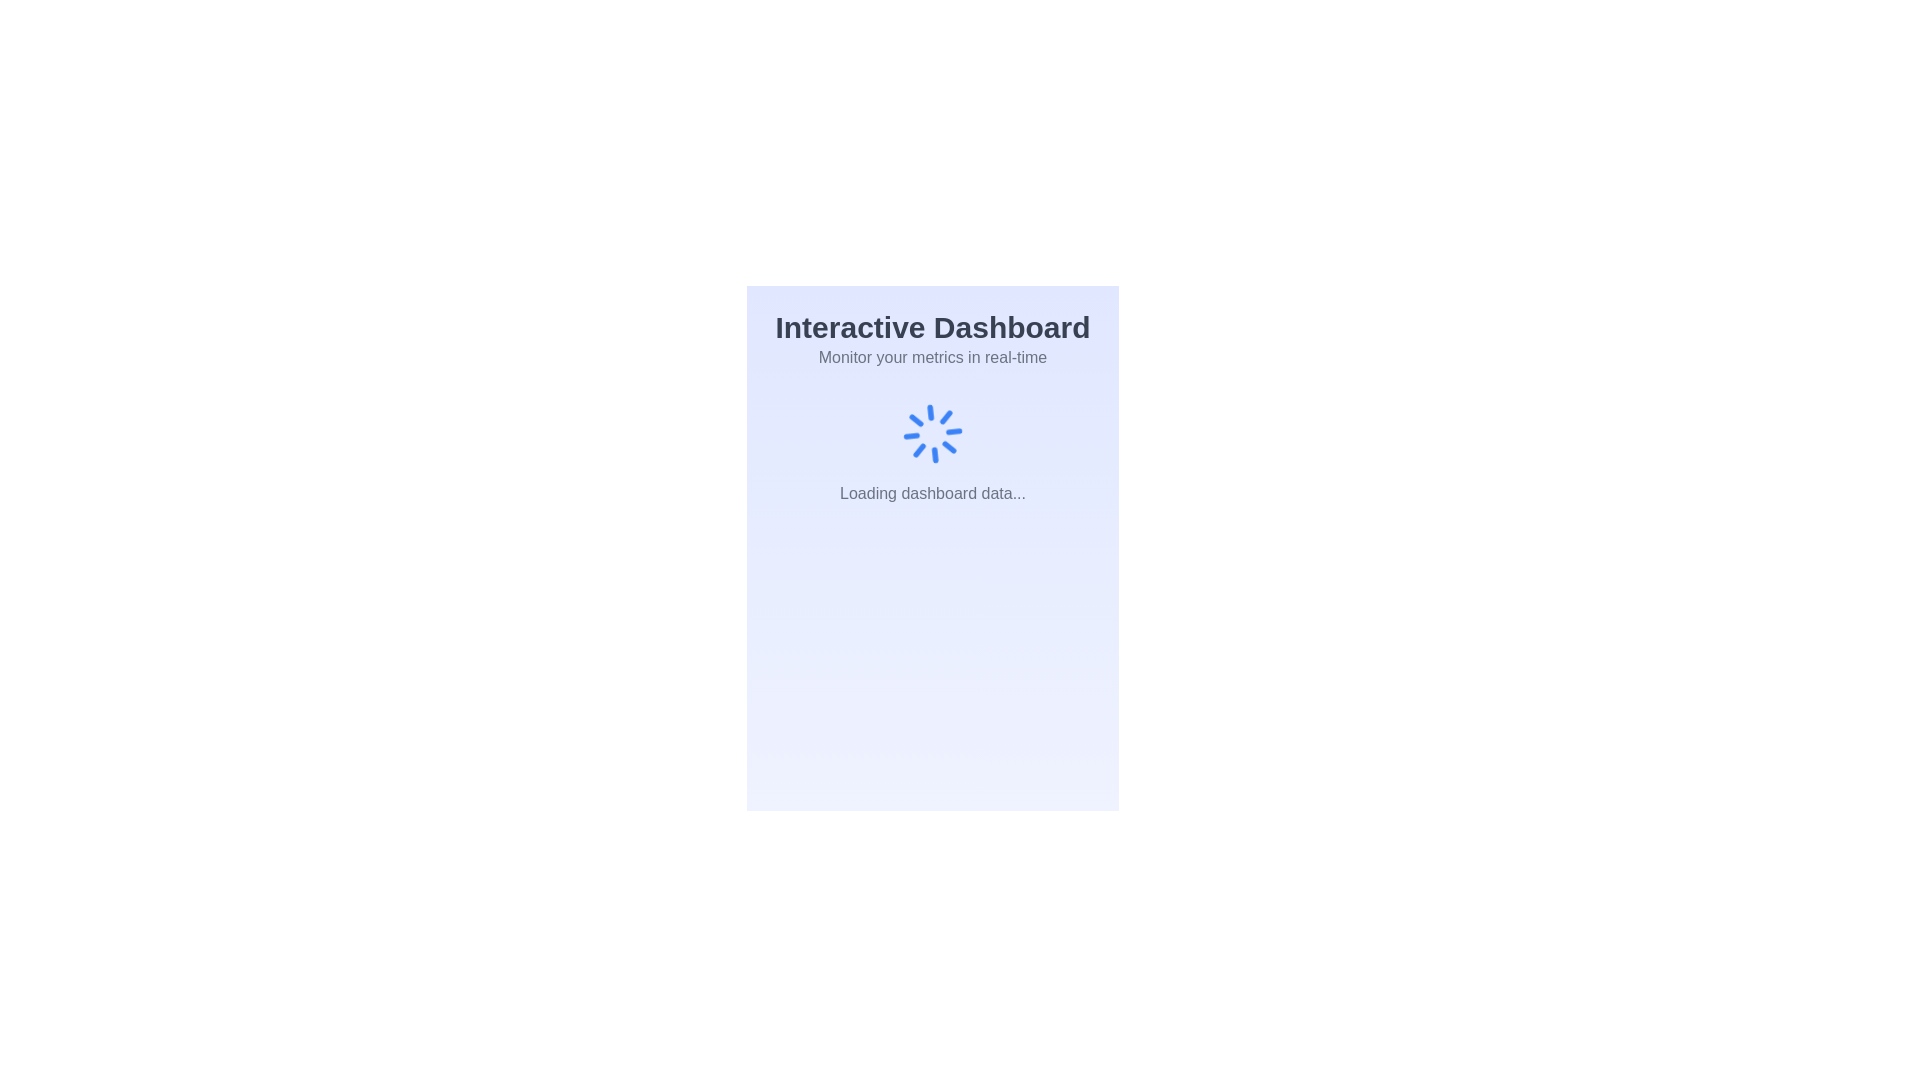  I want to click on the static text label that indicates the dashboard data is currently being loaded, located at the center bottom of the viewport beneath the spinning loader, so click(931, 493).